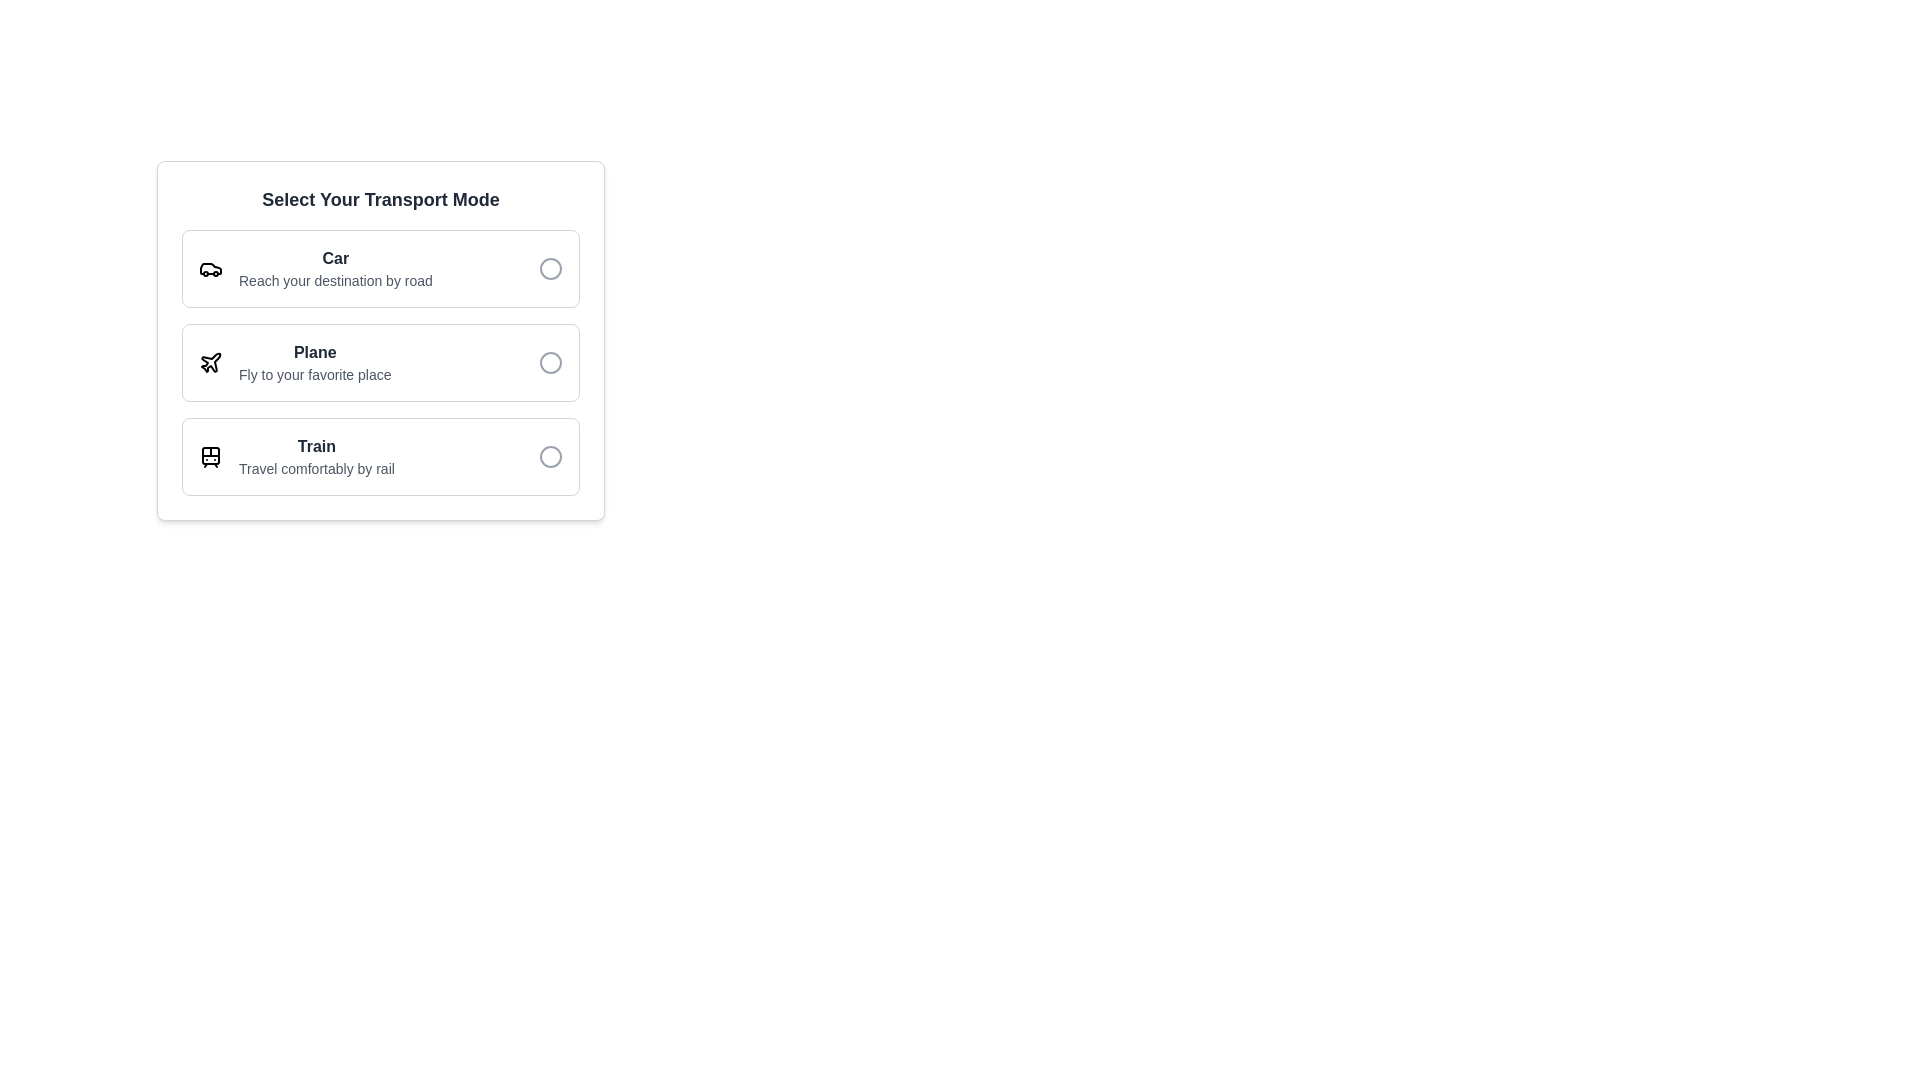 This screenshot has height=1080, width=1920. Describe the element at coordinates (380, 200) in the screenshot. I see `the bold, large-sized text element that displays 'Select Your Transport Mode', which serves as a title or header for the section` at that location.